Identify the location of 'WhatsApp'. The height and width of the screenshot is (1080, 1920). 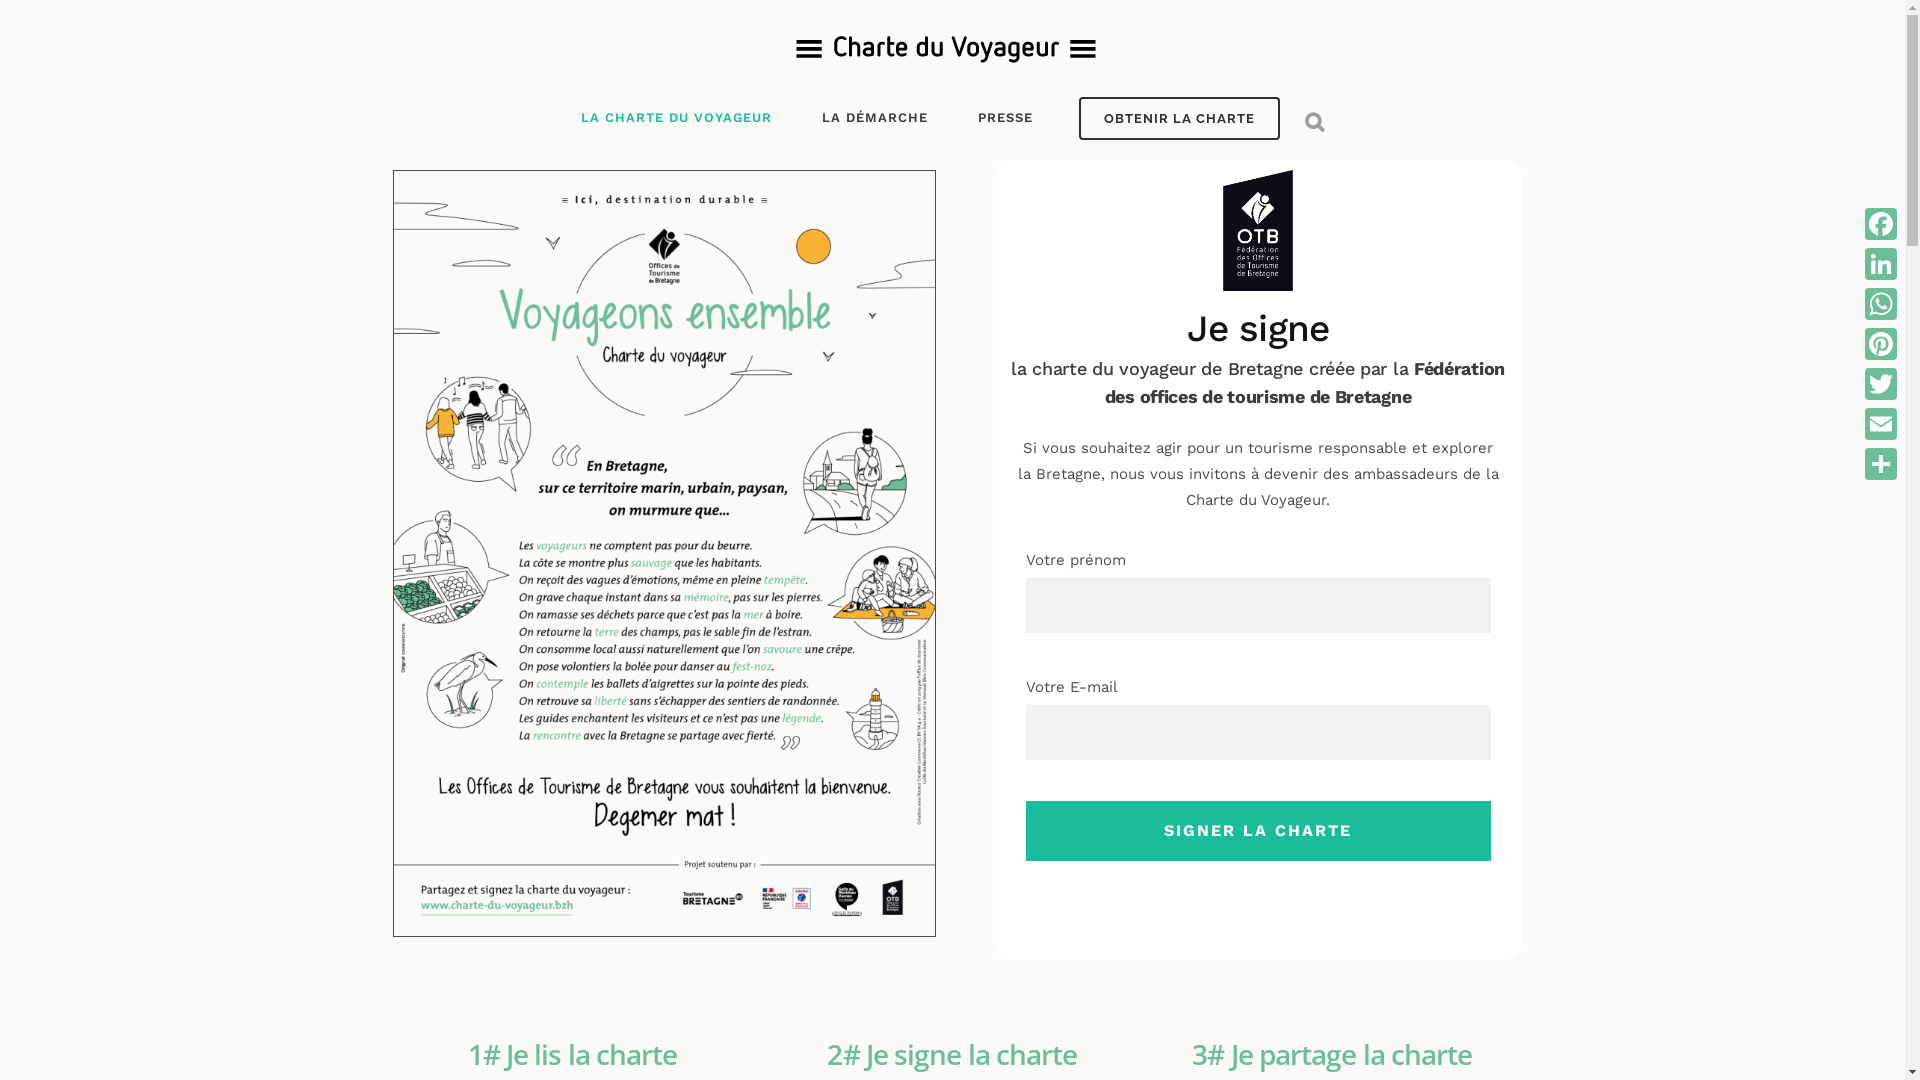
(1880, 304).